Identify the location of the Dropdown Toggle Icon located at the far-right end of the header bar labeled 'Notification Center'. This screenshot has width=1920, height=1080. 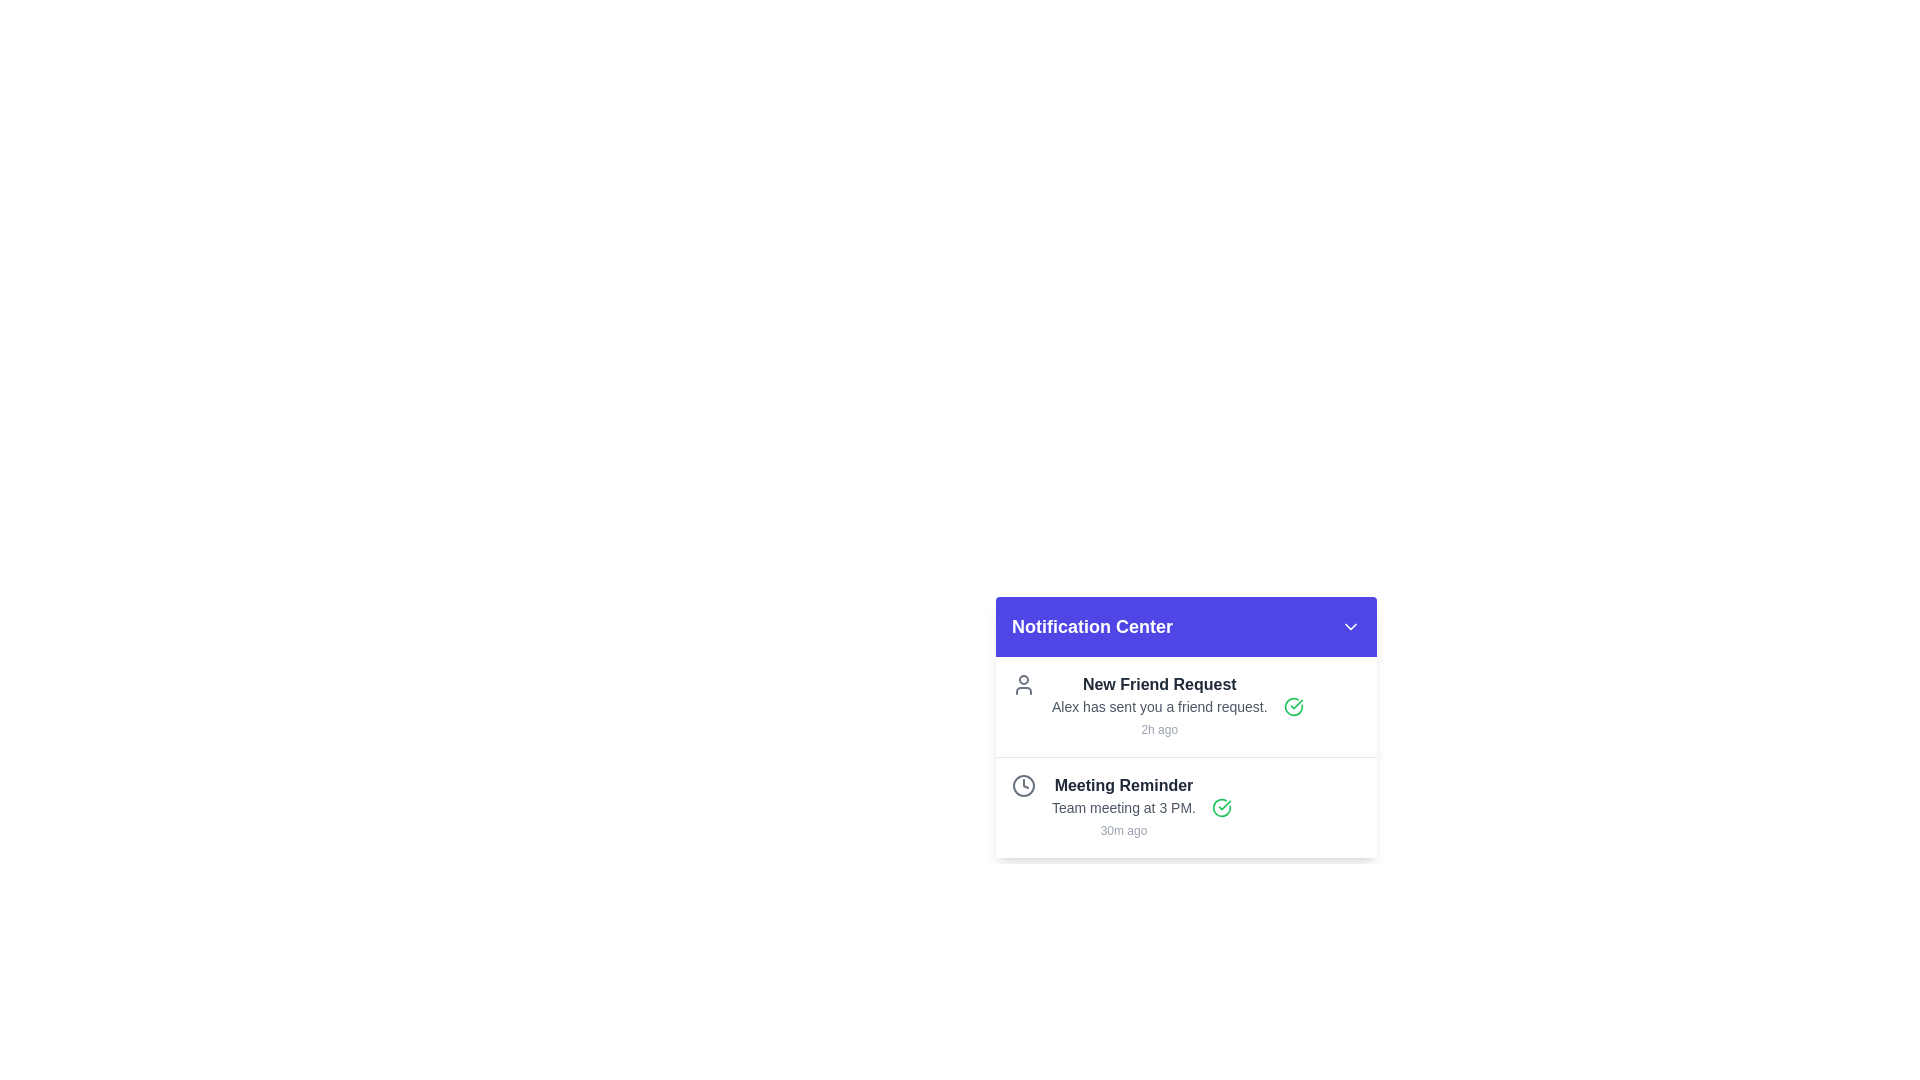
(1350, 626).